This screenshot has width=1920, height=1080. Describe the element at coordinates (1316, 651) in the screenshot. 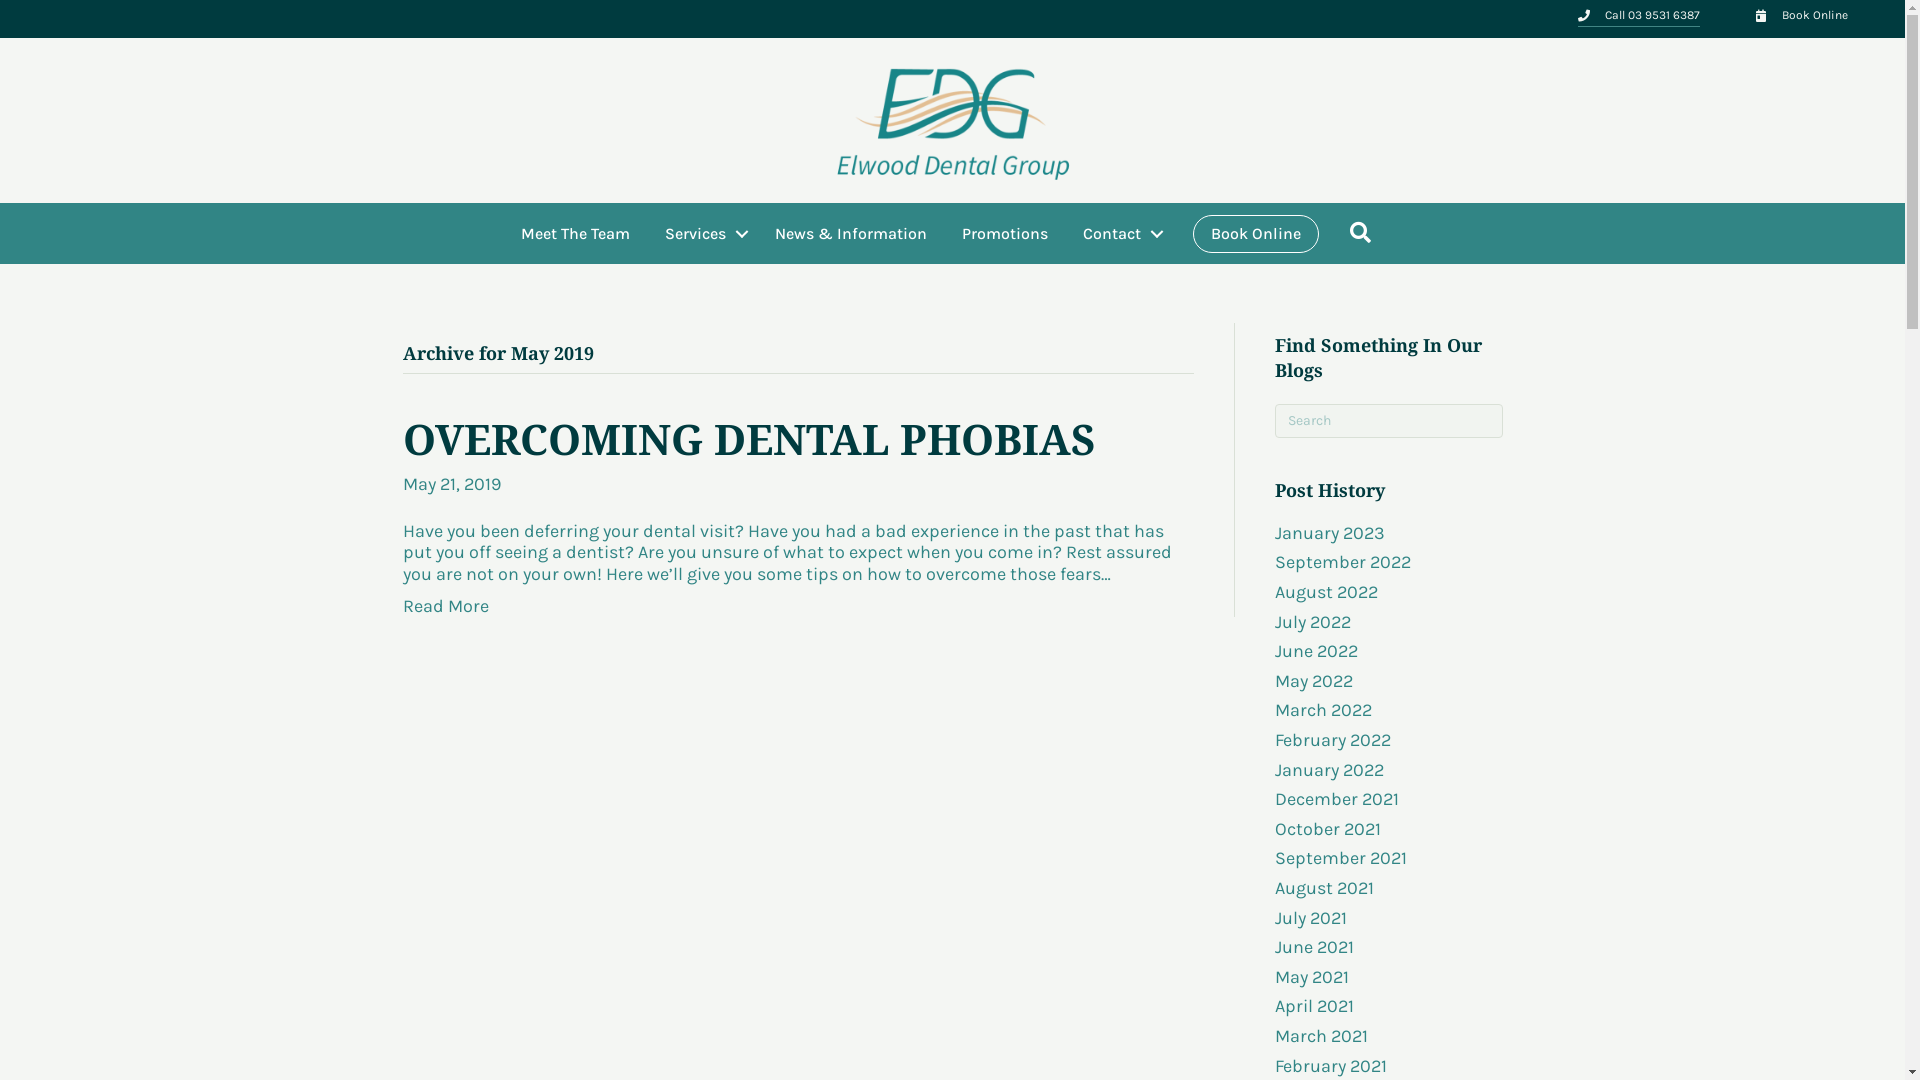

I see `'June 2022'` at that location.